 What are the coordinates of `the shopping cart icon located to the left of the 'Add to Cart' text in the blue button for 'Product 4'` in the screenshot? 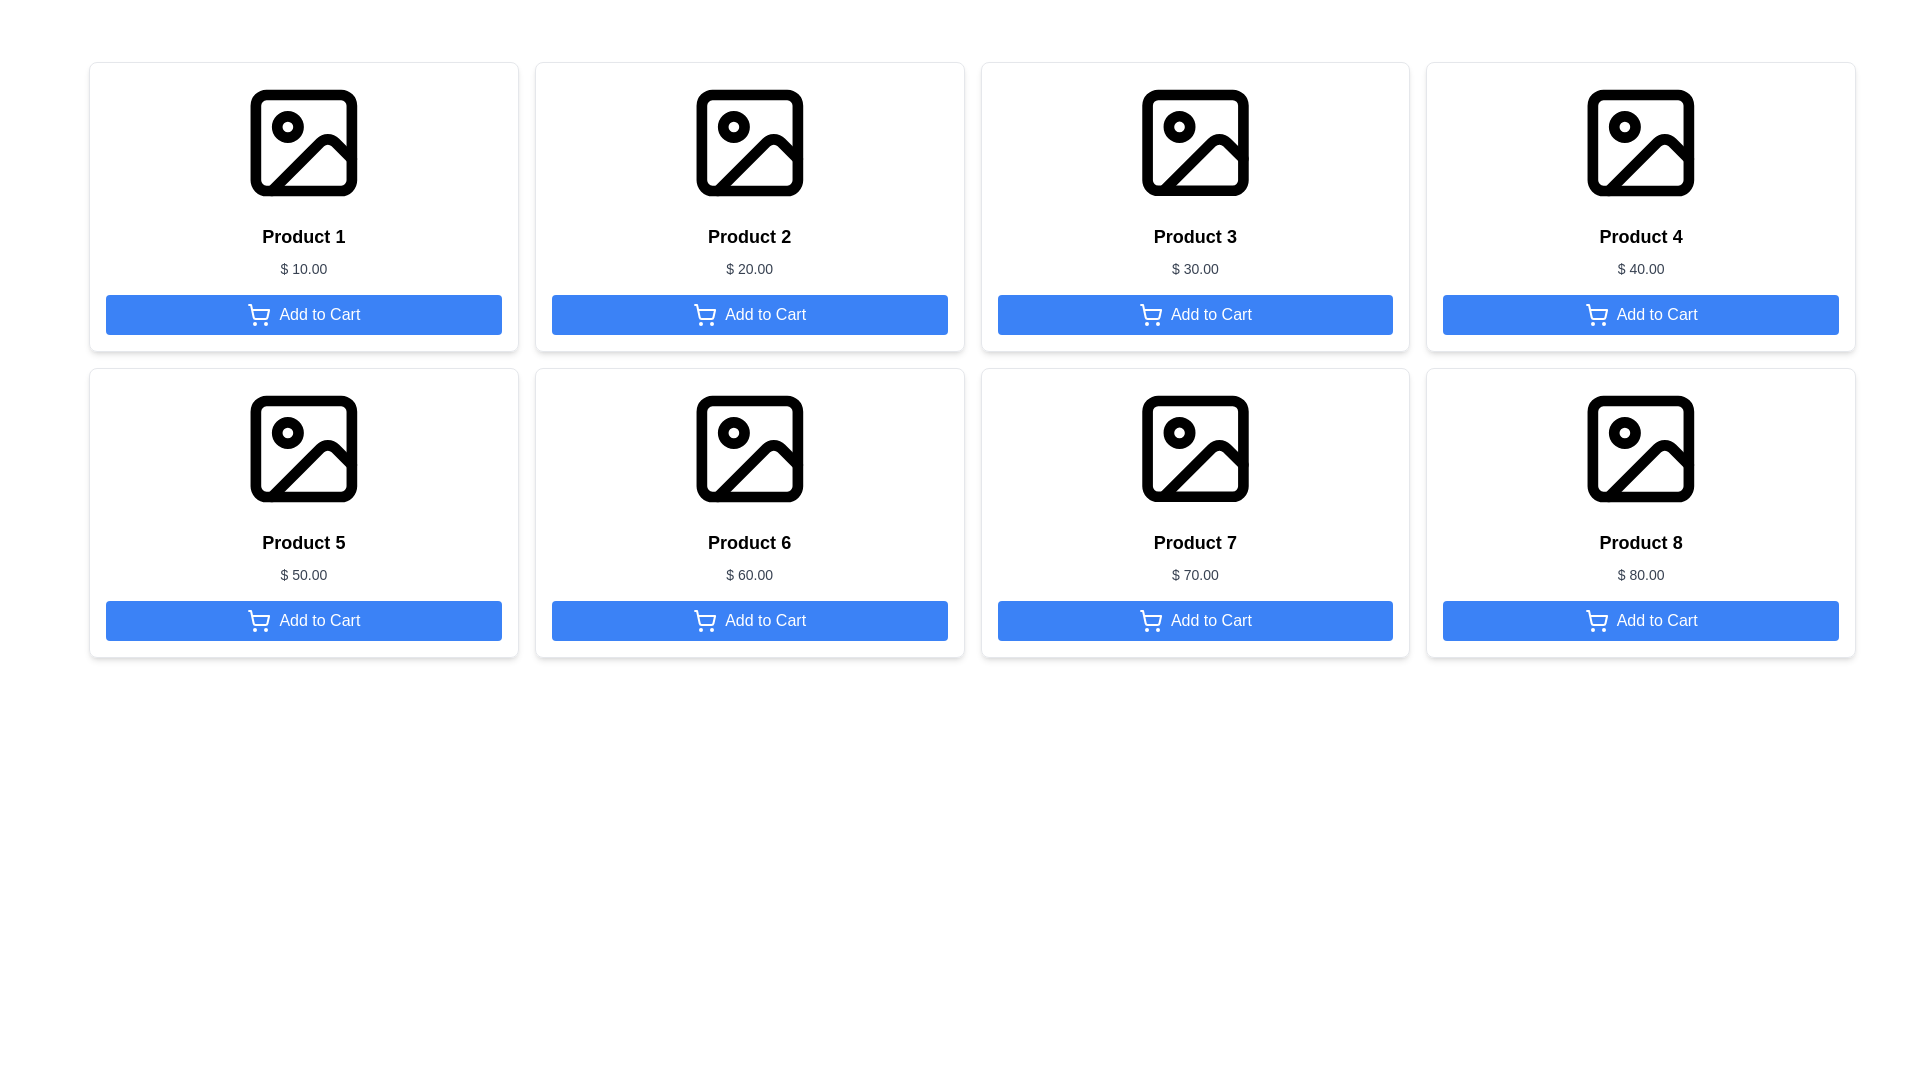 It's located at (1595, 315).